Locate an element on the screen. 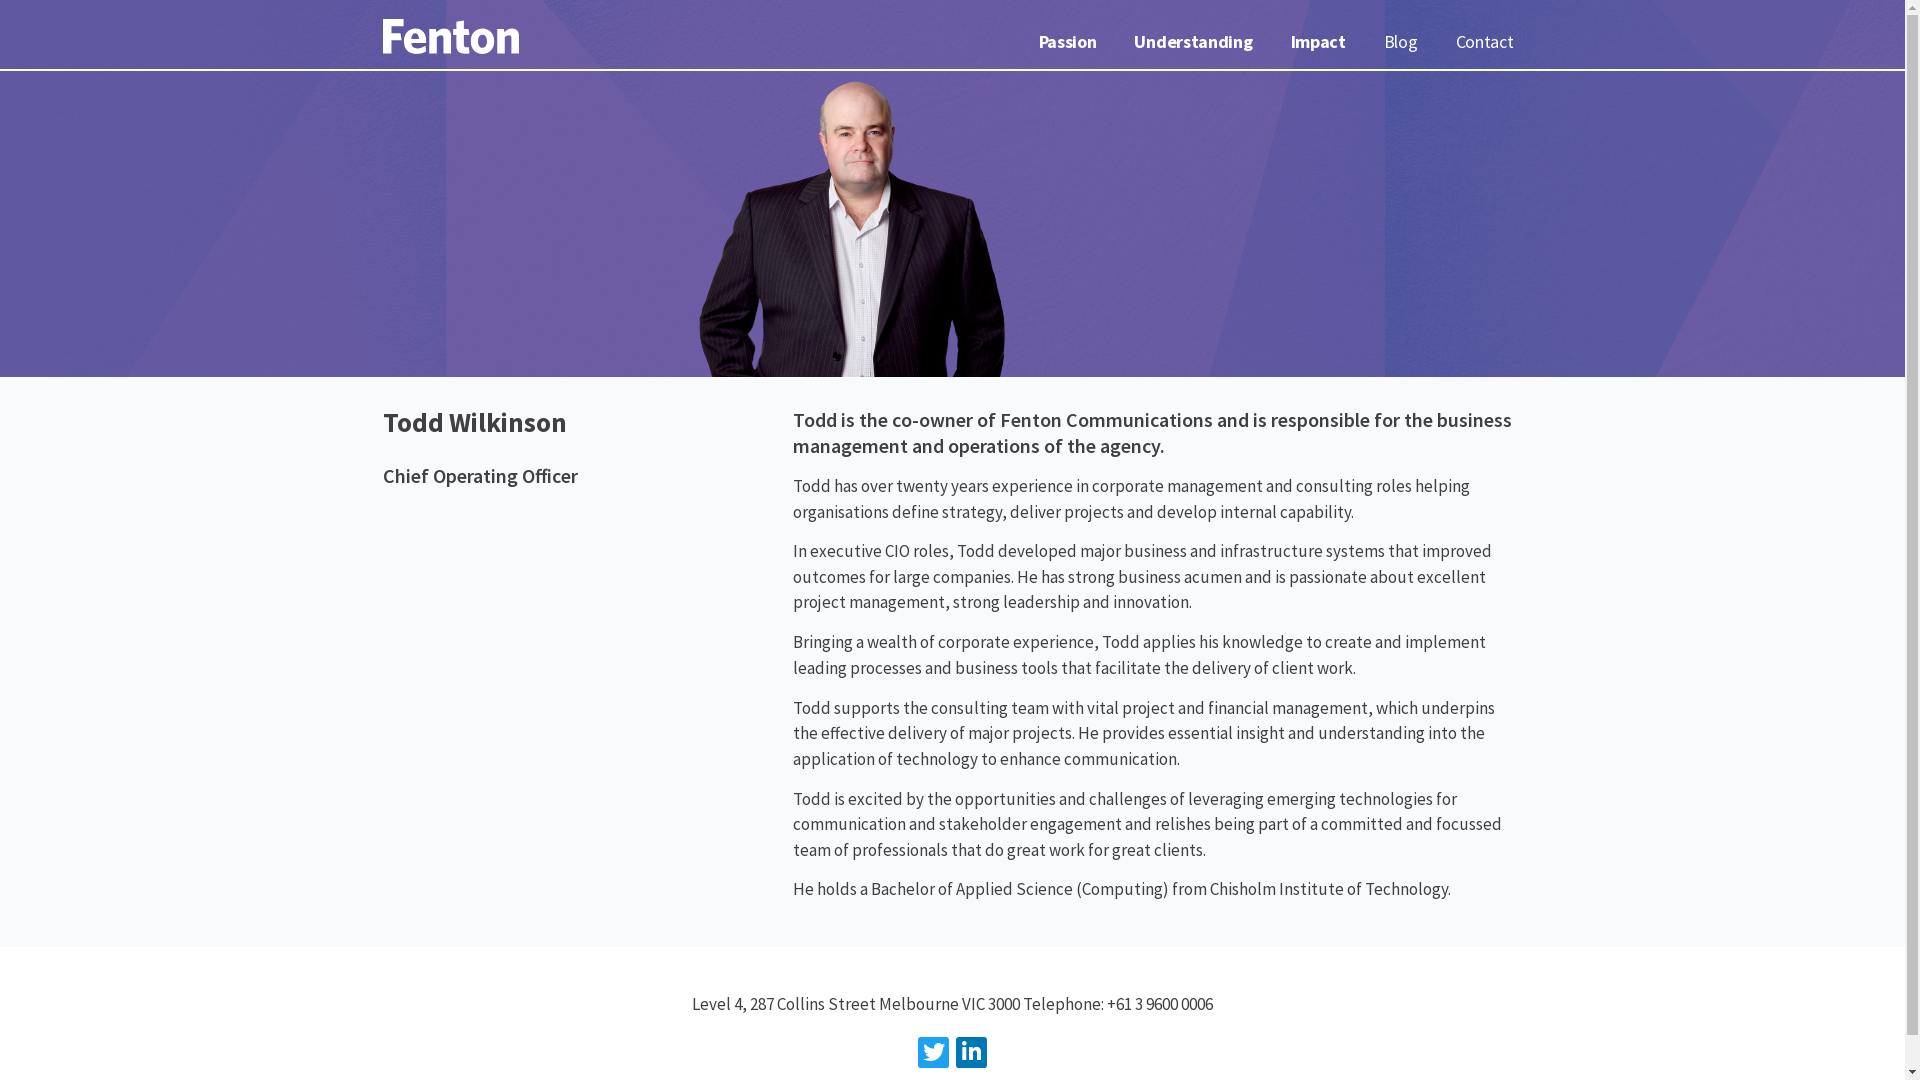 The image size is (1920, 1080). 'Impact' is located at coordinates (1318, 42).